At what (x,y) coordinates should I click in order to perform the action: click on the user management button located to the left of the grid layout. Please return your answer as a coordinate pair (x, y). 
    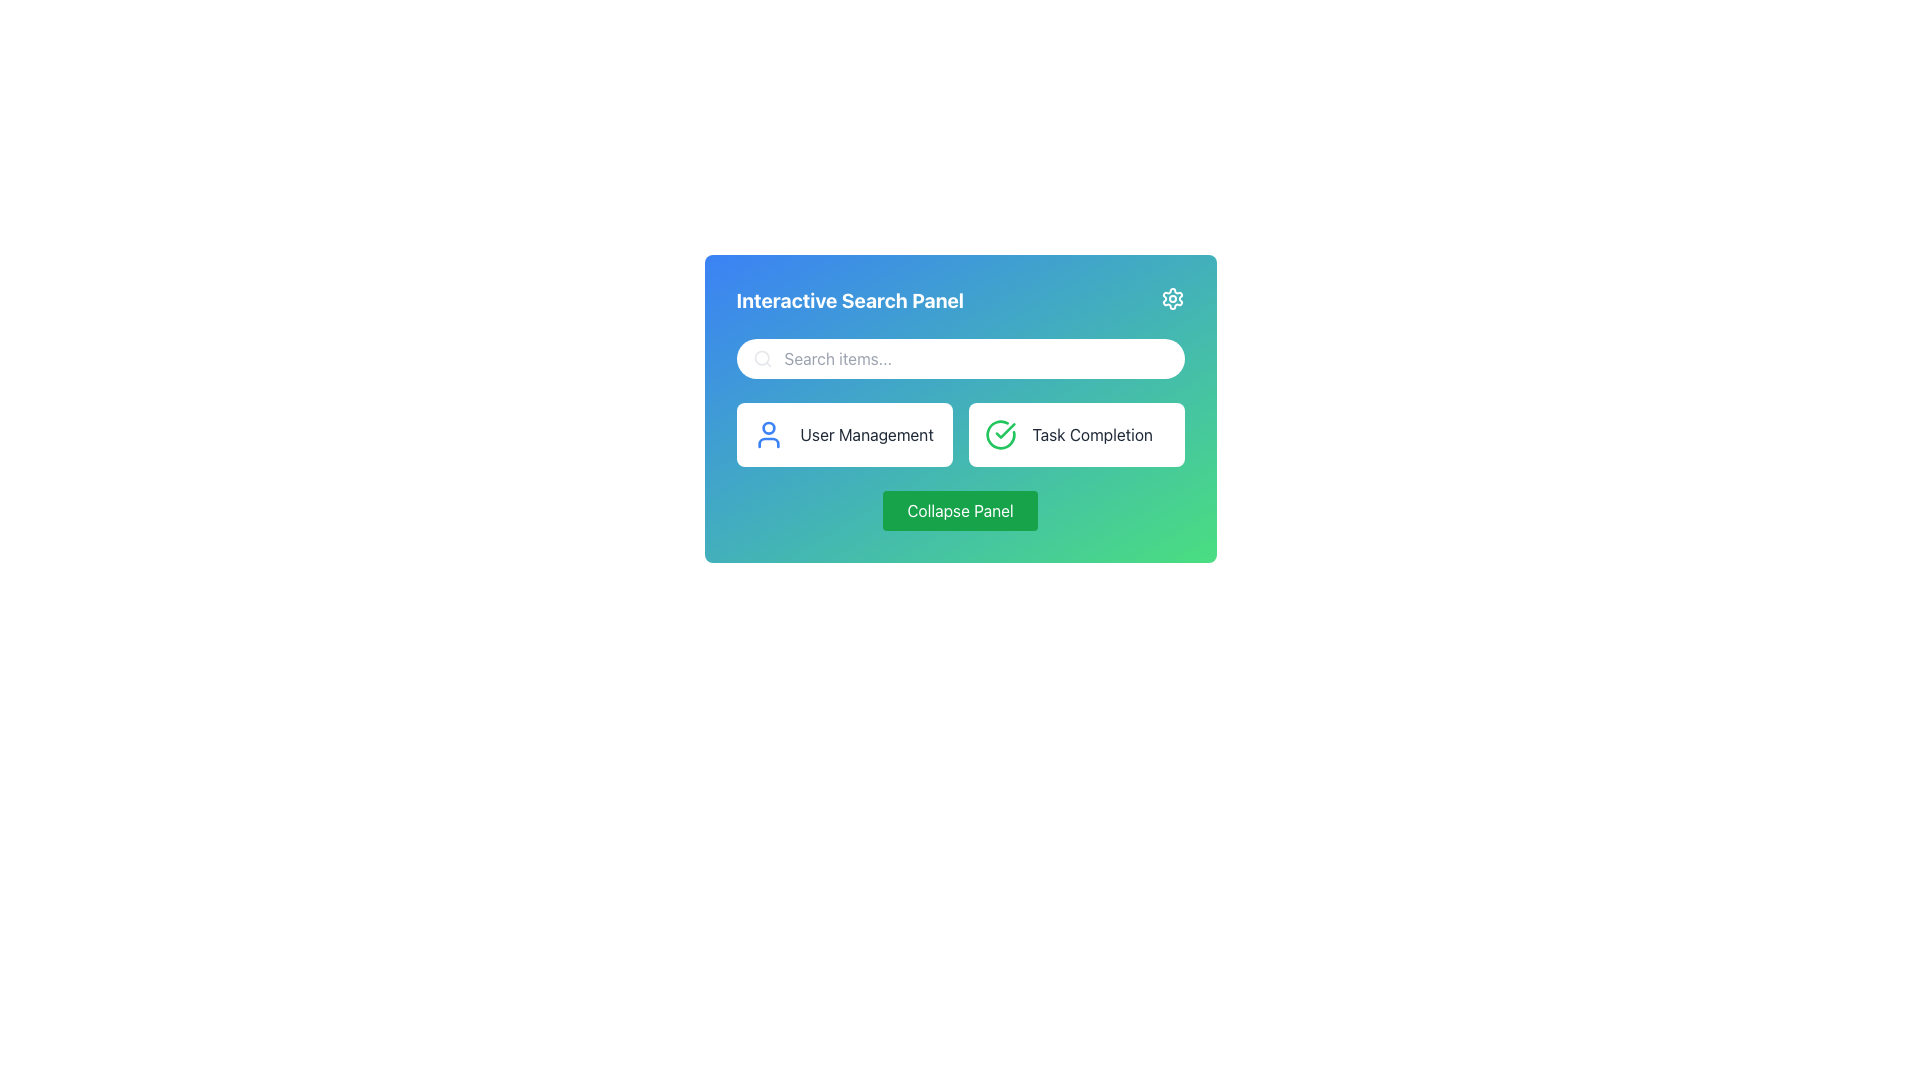
    Looking at the image, I should click on (844, 434).